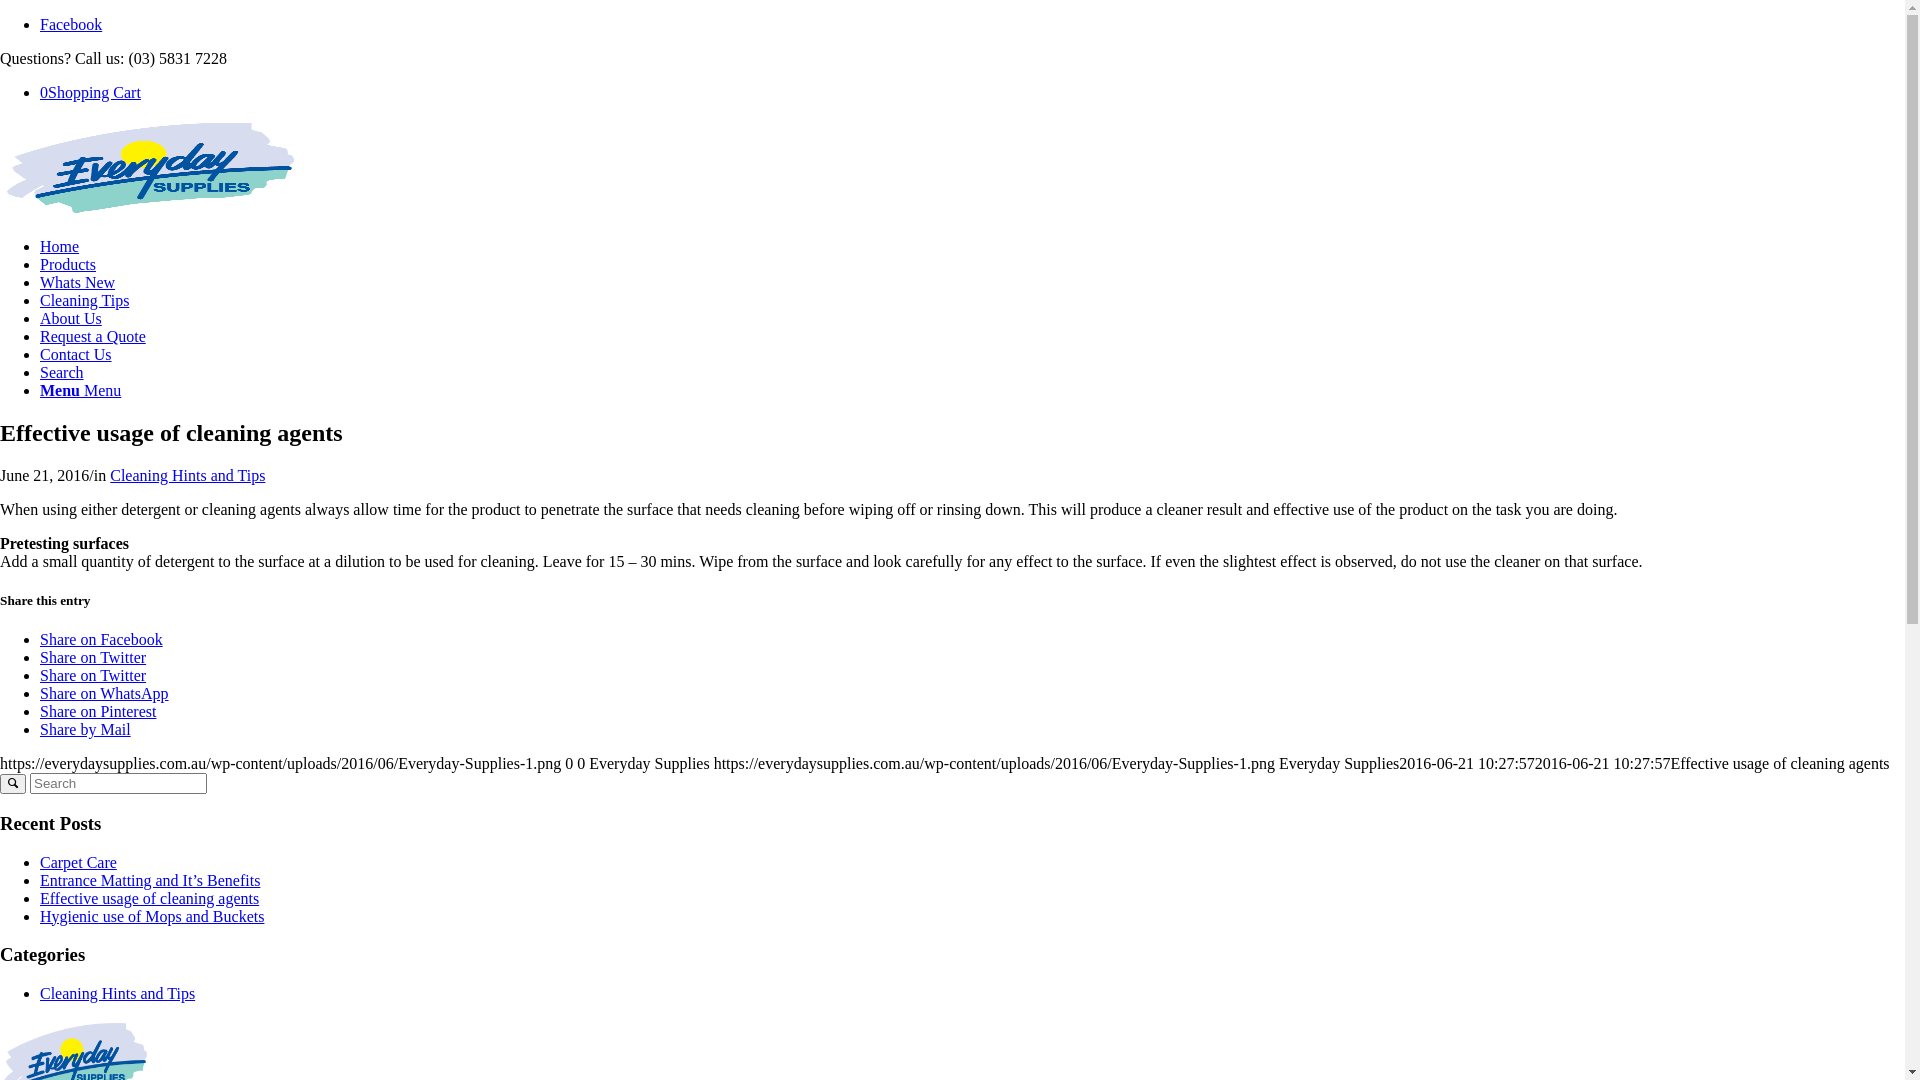 Image resolution: width=1920 pixels, height=1080 pixels. I want to click on 'Home', so click(59, 245).